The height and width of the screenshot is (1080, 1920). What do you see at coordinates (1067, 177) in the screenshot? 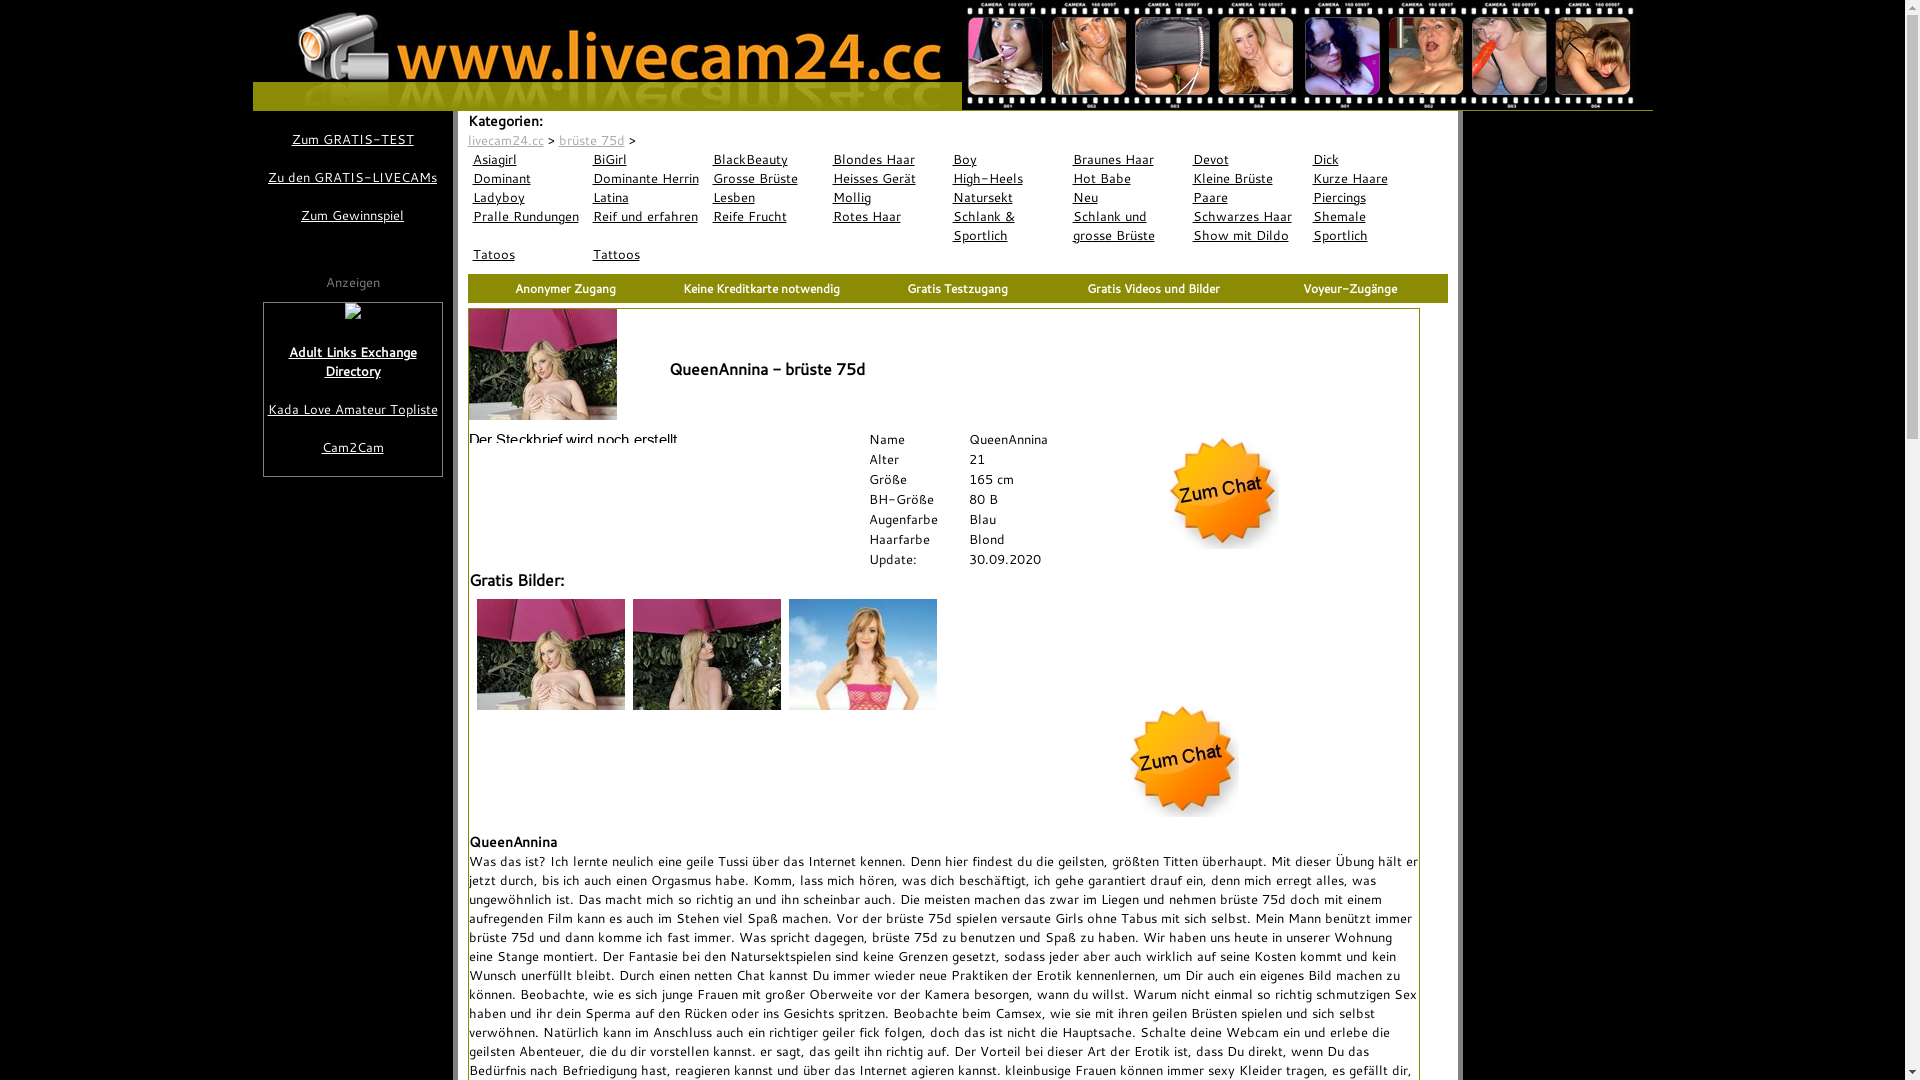
I see `'Hot Babe'` at bounding box center [1067, 177].